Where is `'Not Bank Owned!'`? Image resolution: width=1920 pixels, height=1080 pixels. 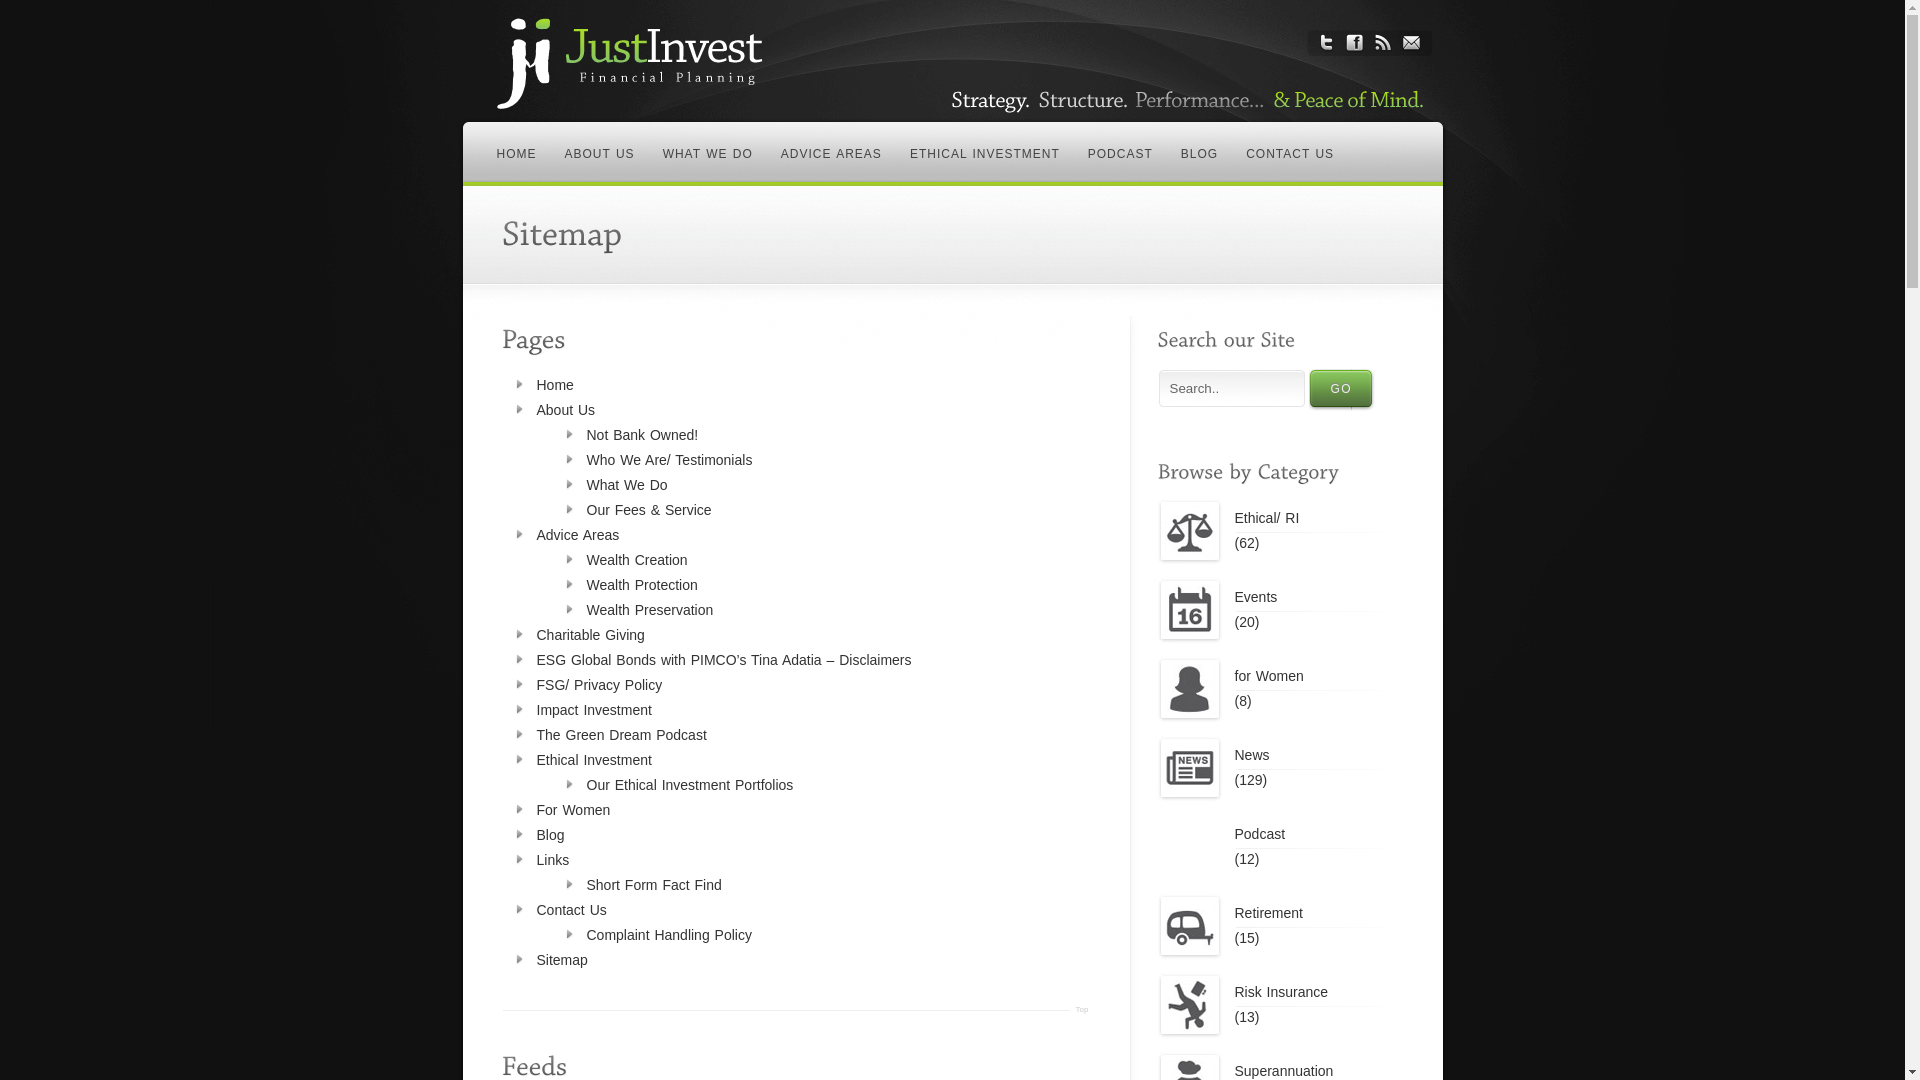 'Not Bank Owned!' is located at coordinates (642, 434).